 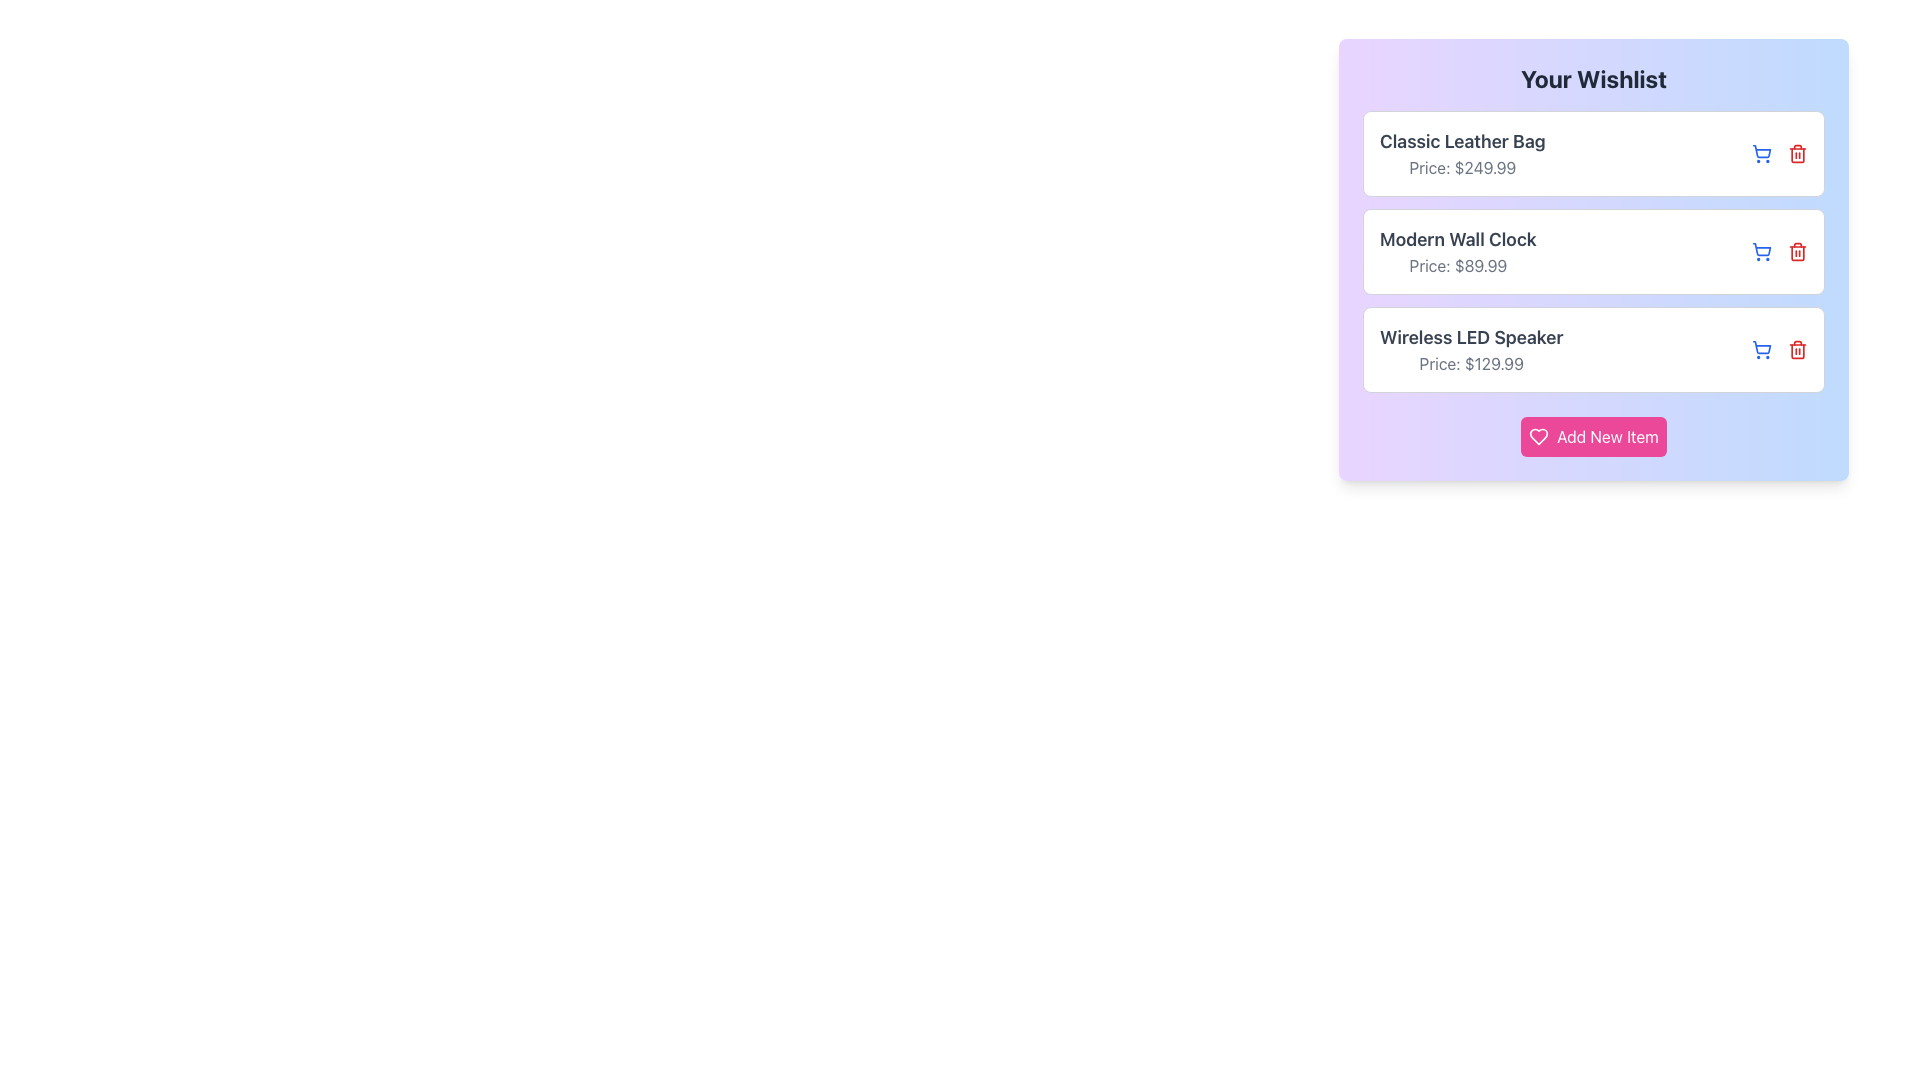 What do you see at coordinates (1761, 248) in the screenshot?
I see `the shopping cart icon SVG element located to the right of the 'Modern Wall Clock' item in the wishlist interface` at bounding box center [1761, 248].